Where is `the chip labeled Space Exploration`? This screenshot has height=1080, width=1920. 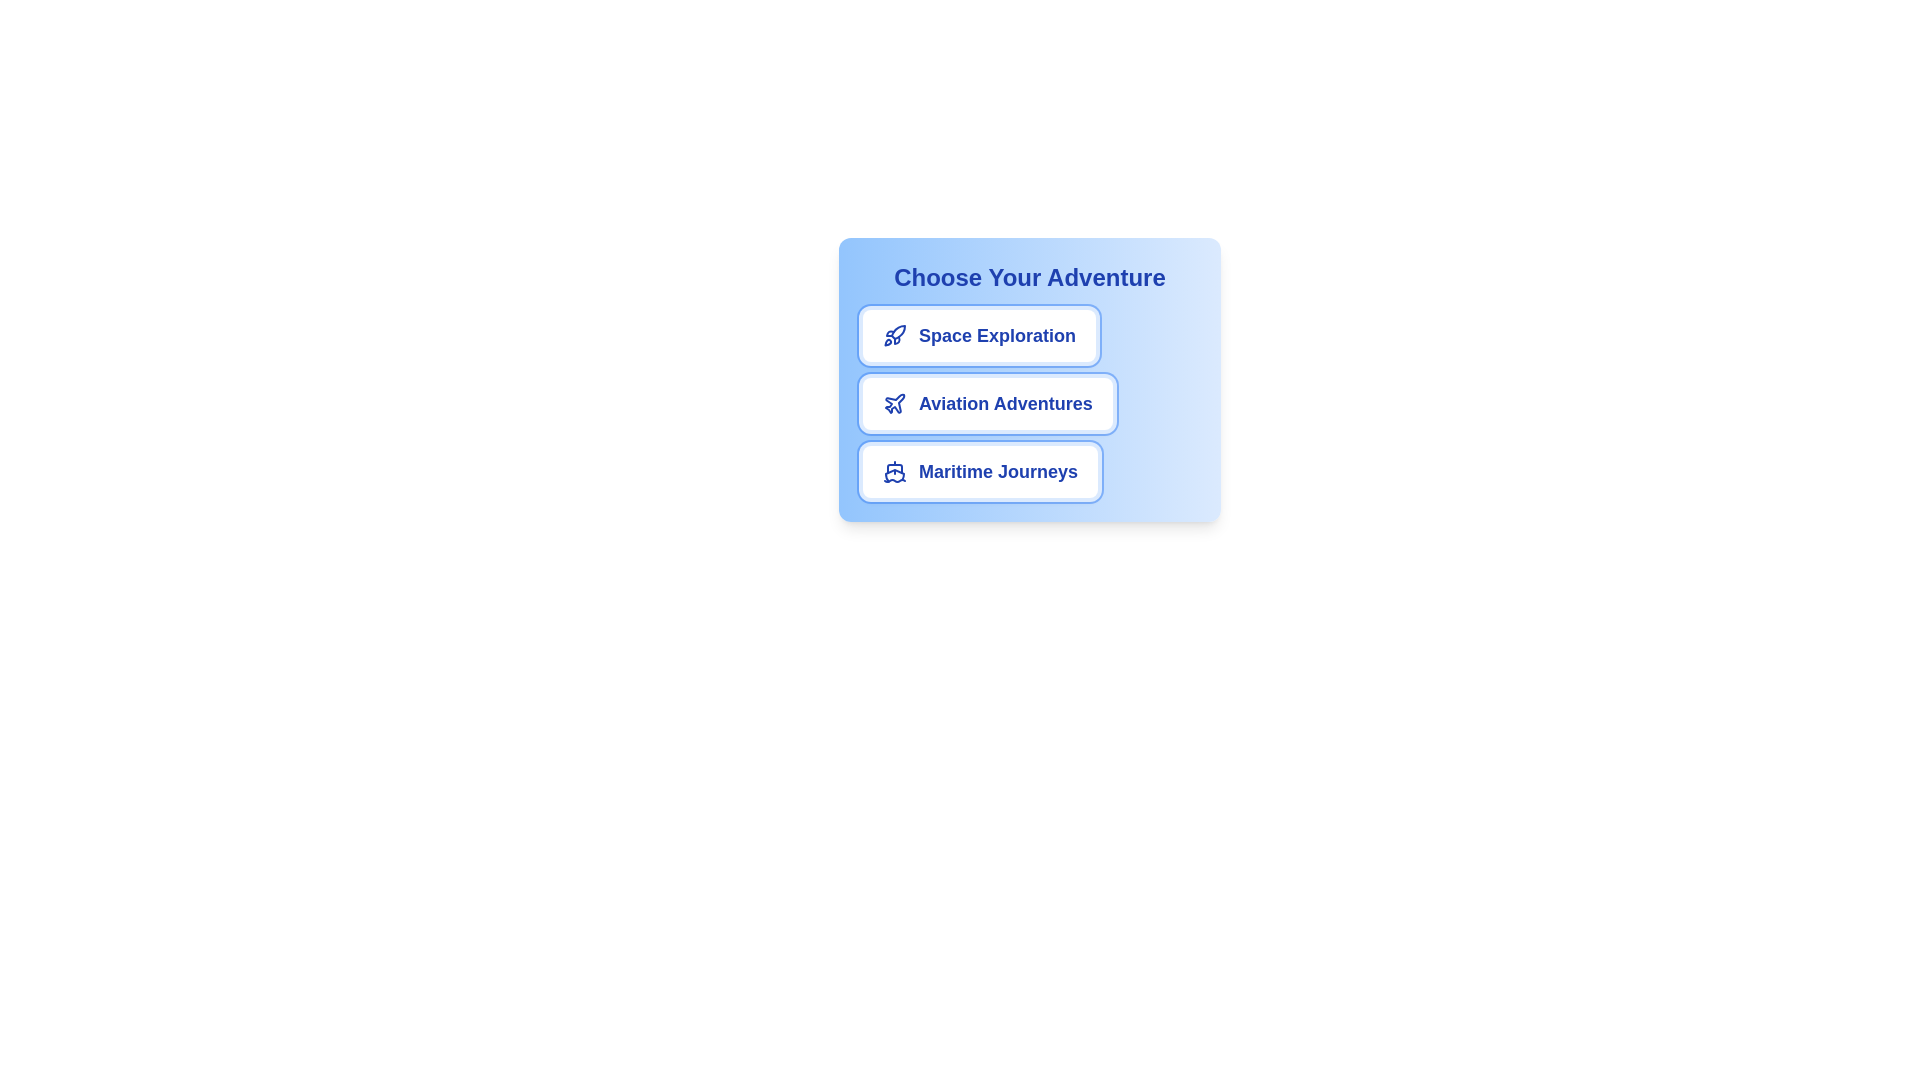
the chip labeled Space Exploration is located at coordinates (979, 334).